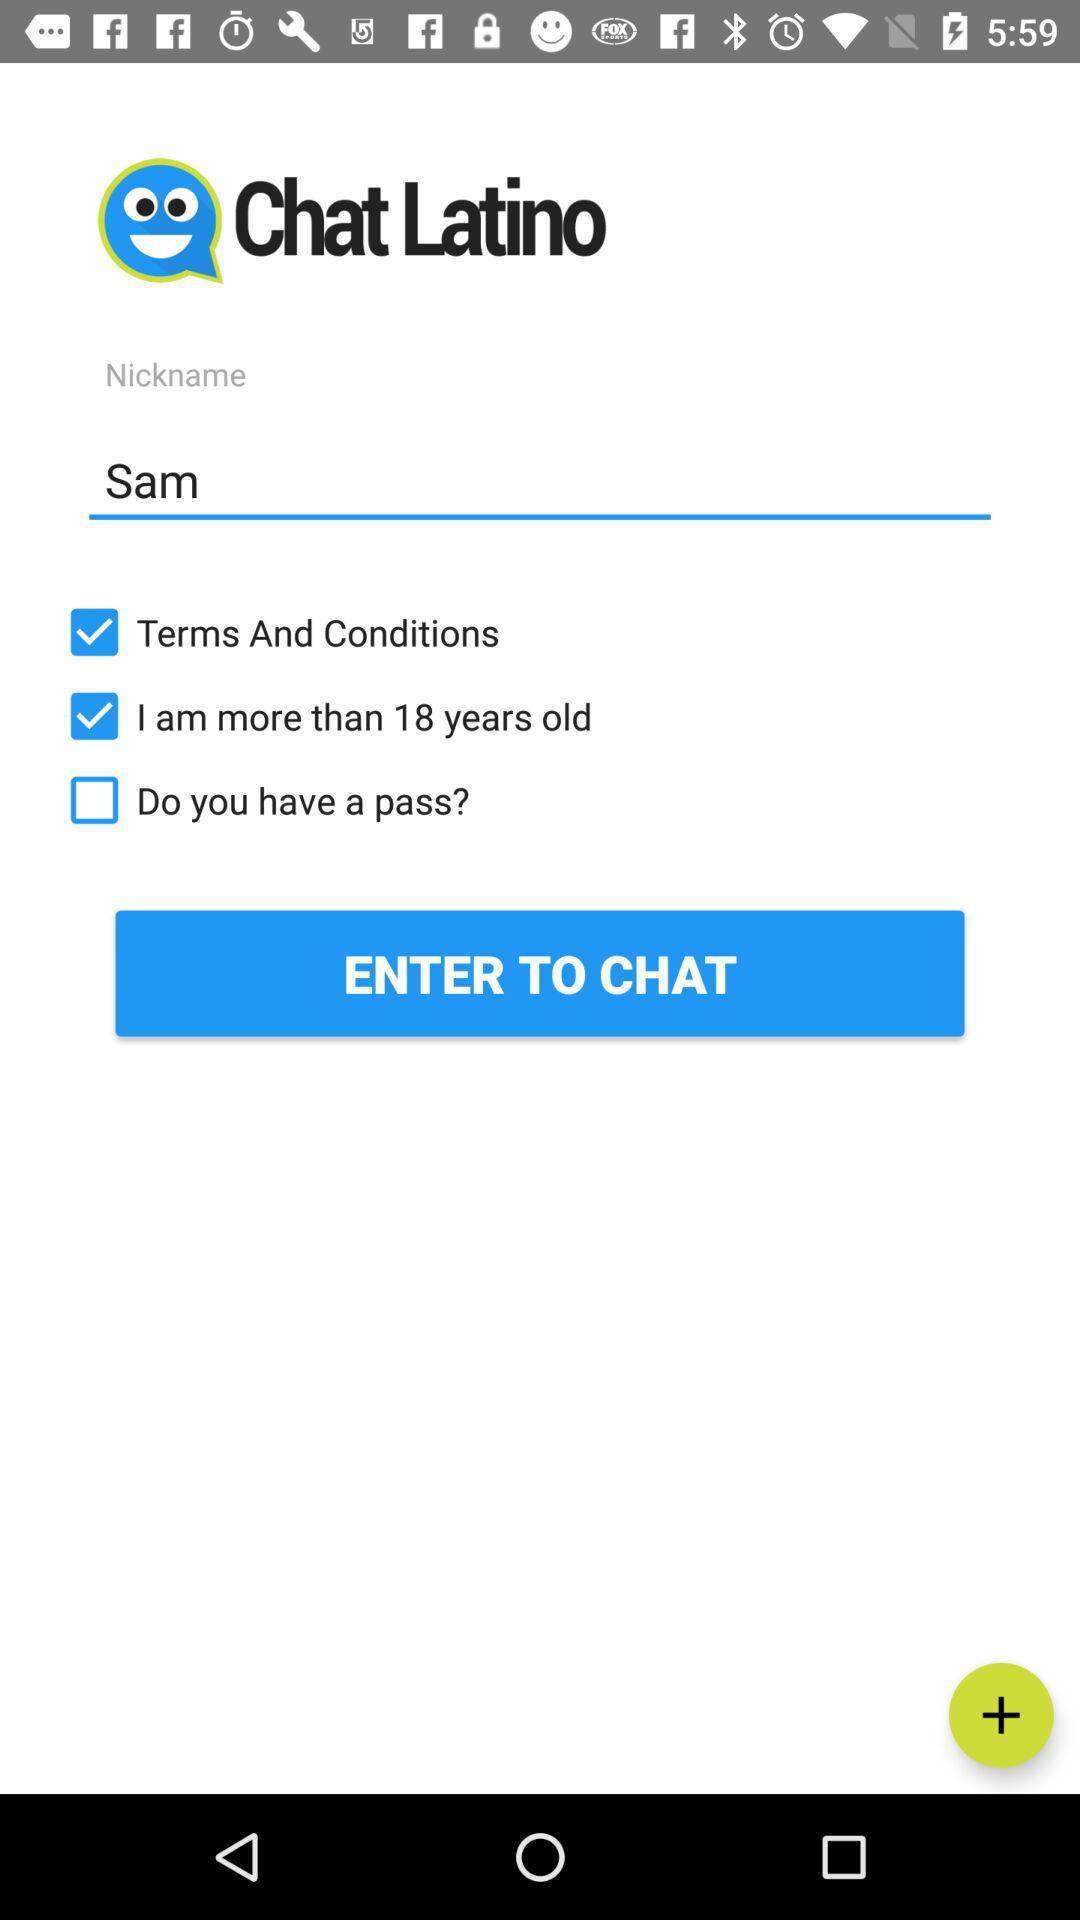  What do you see at coordinates (540, 800) in the screenshot?
I see `the icon below i am more icon` at bounding box center [540, 800].